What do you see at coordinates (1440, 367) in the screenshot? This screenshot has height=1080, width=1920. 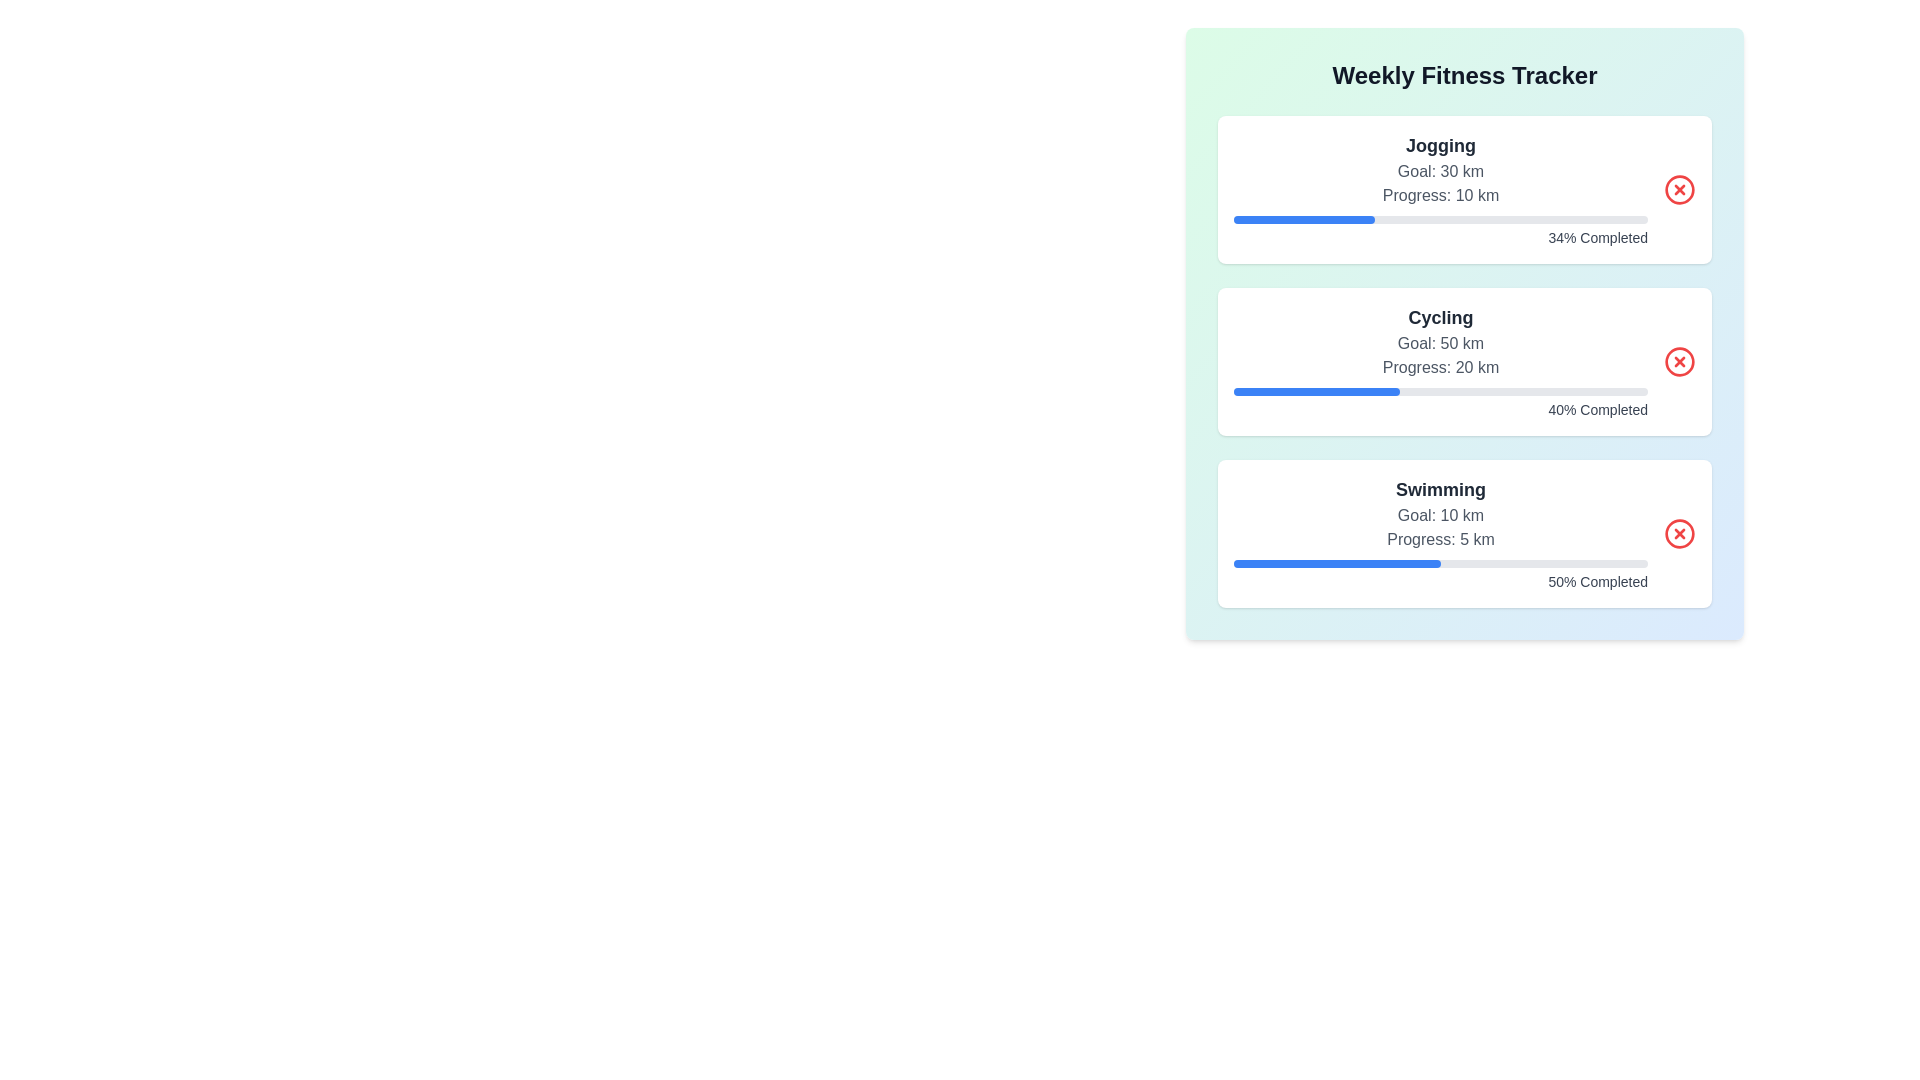 I see `the text label displaying 'Progress: 20 km', which is part of the cycling goals section, located below the title 'Cycling' and above the progress bar` at bounding box center [1440, 367].